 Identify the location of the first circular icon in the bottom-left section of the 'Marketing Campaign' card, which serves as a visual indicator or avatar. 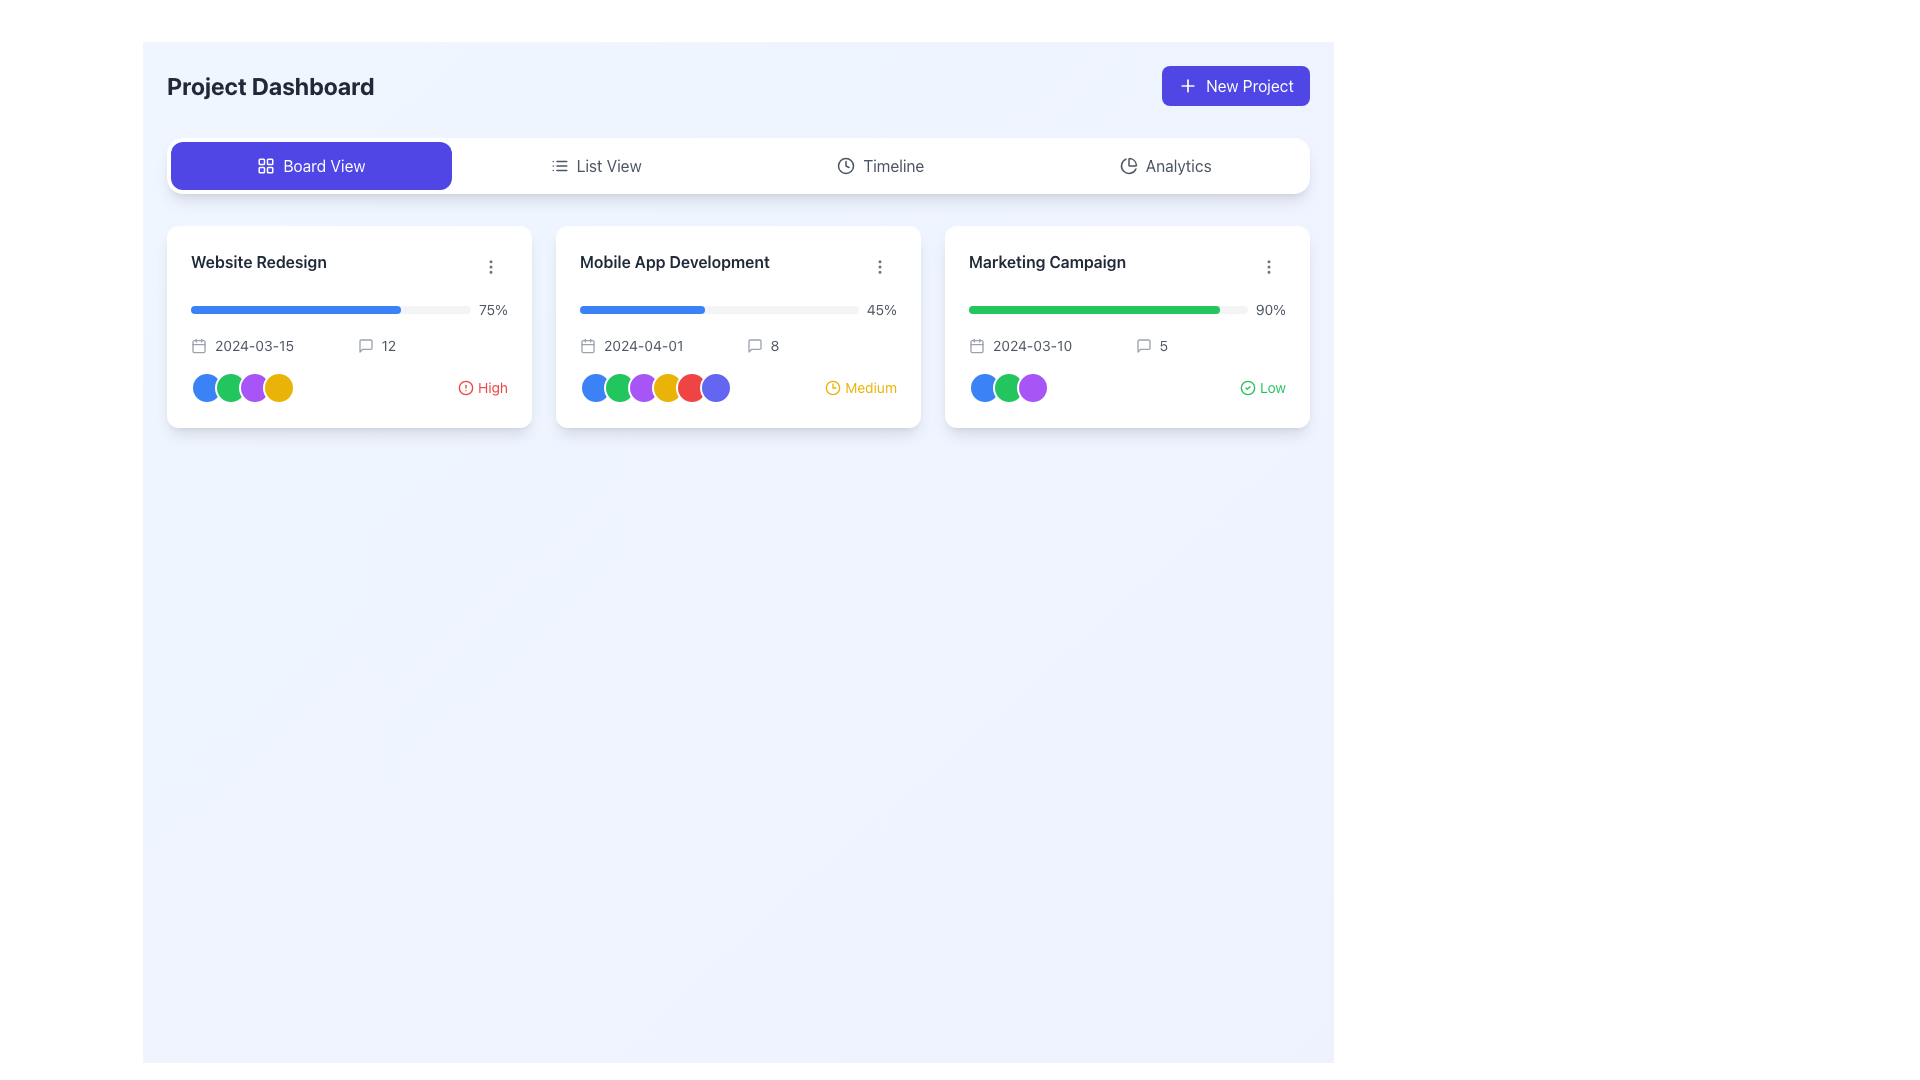
(984, 388).